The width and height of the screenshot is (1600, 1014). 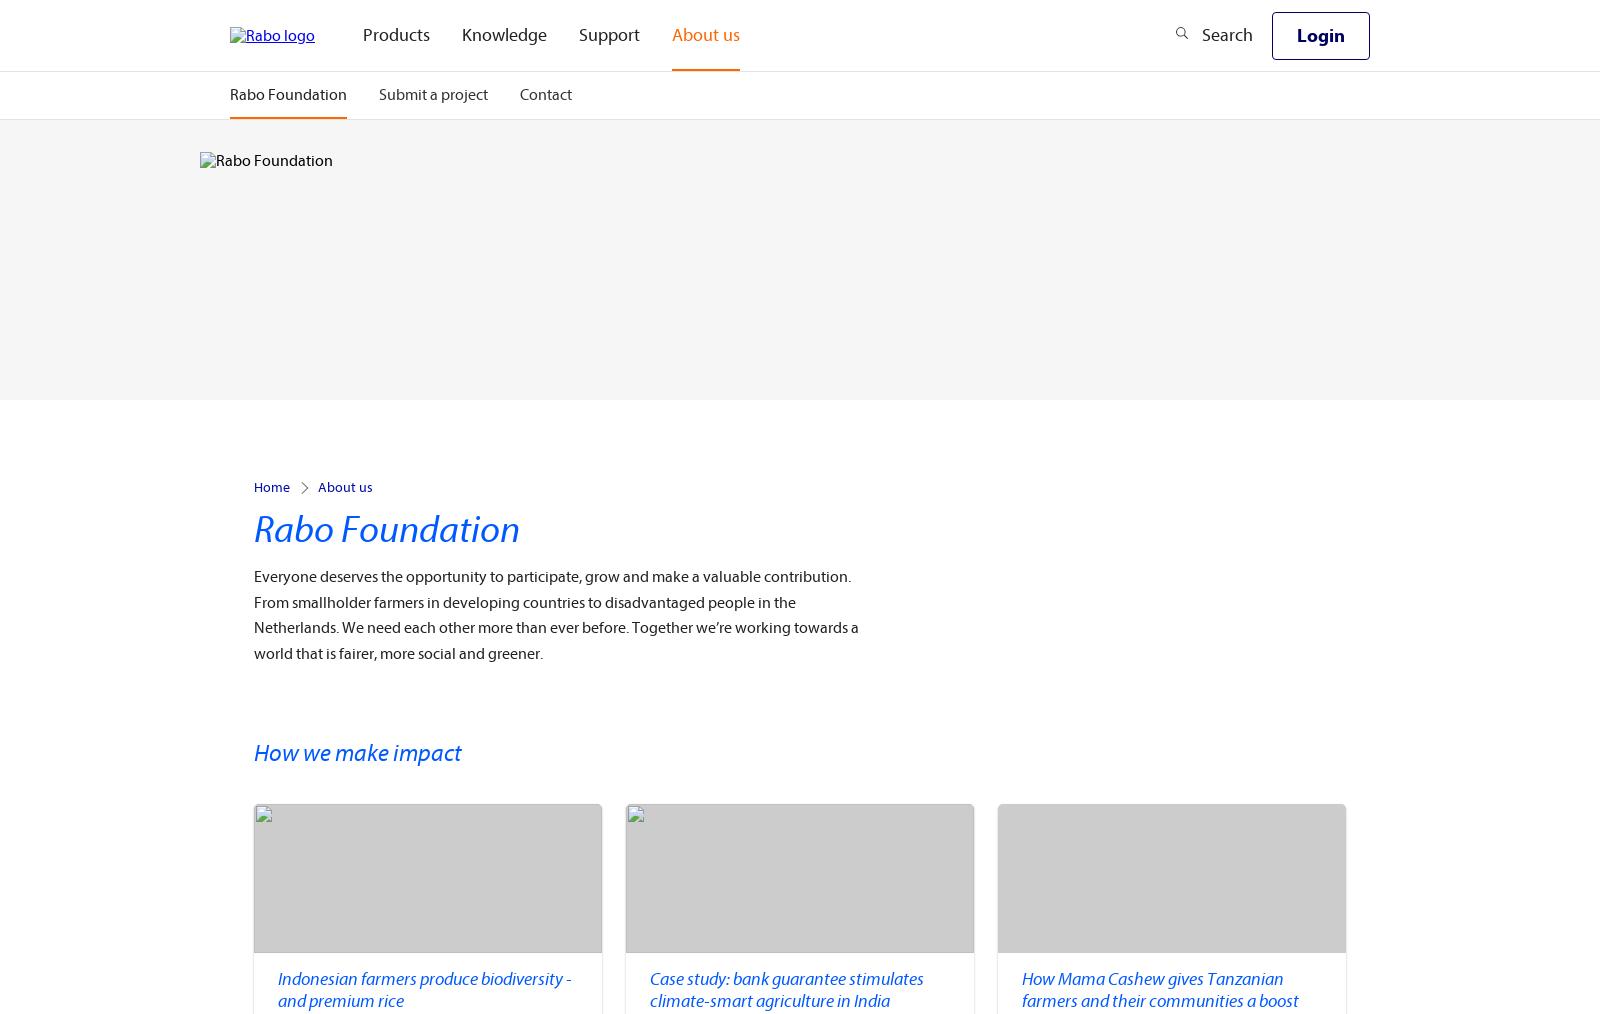 What do you see at coordinates (578, 34) in the screenshot?
I see `'Support'` at bounding box center [578, 34].